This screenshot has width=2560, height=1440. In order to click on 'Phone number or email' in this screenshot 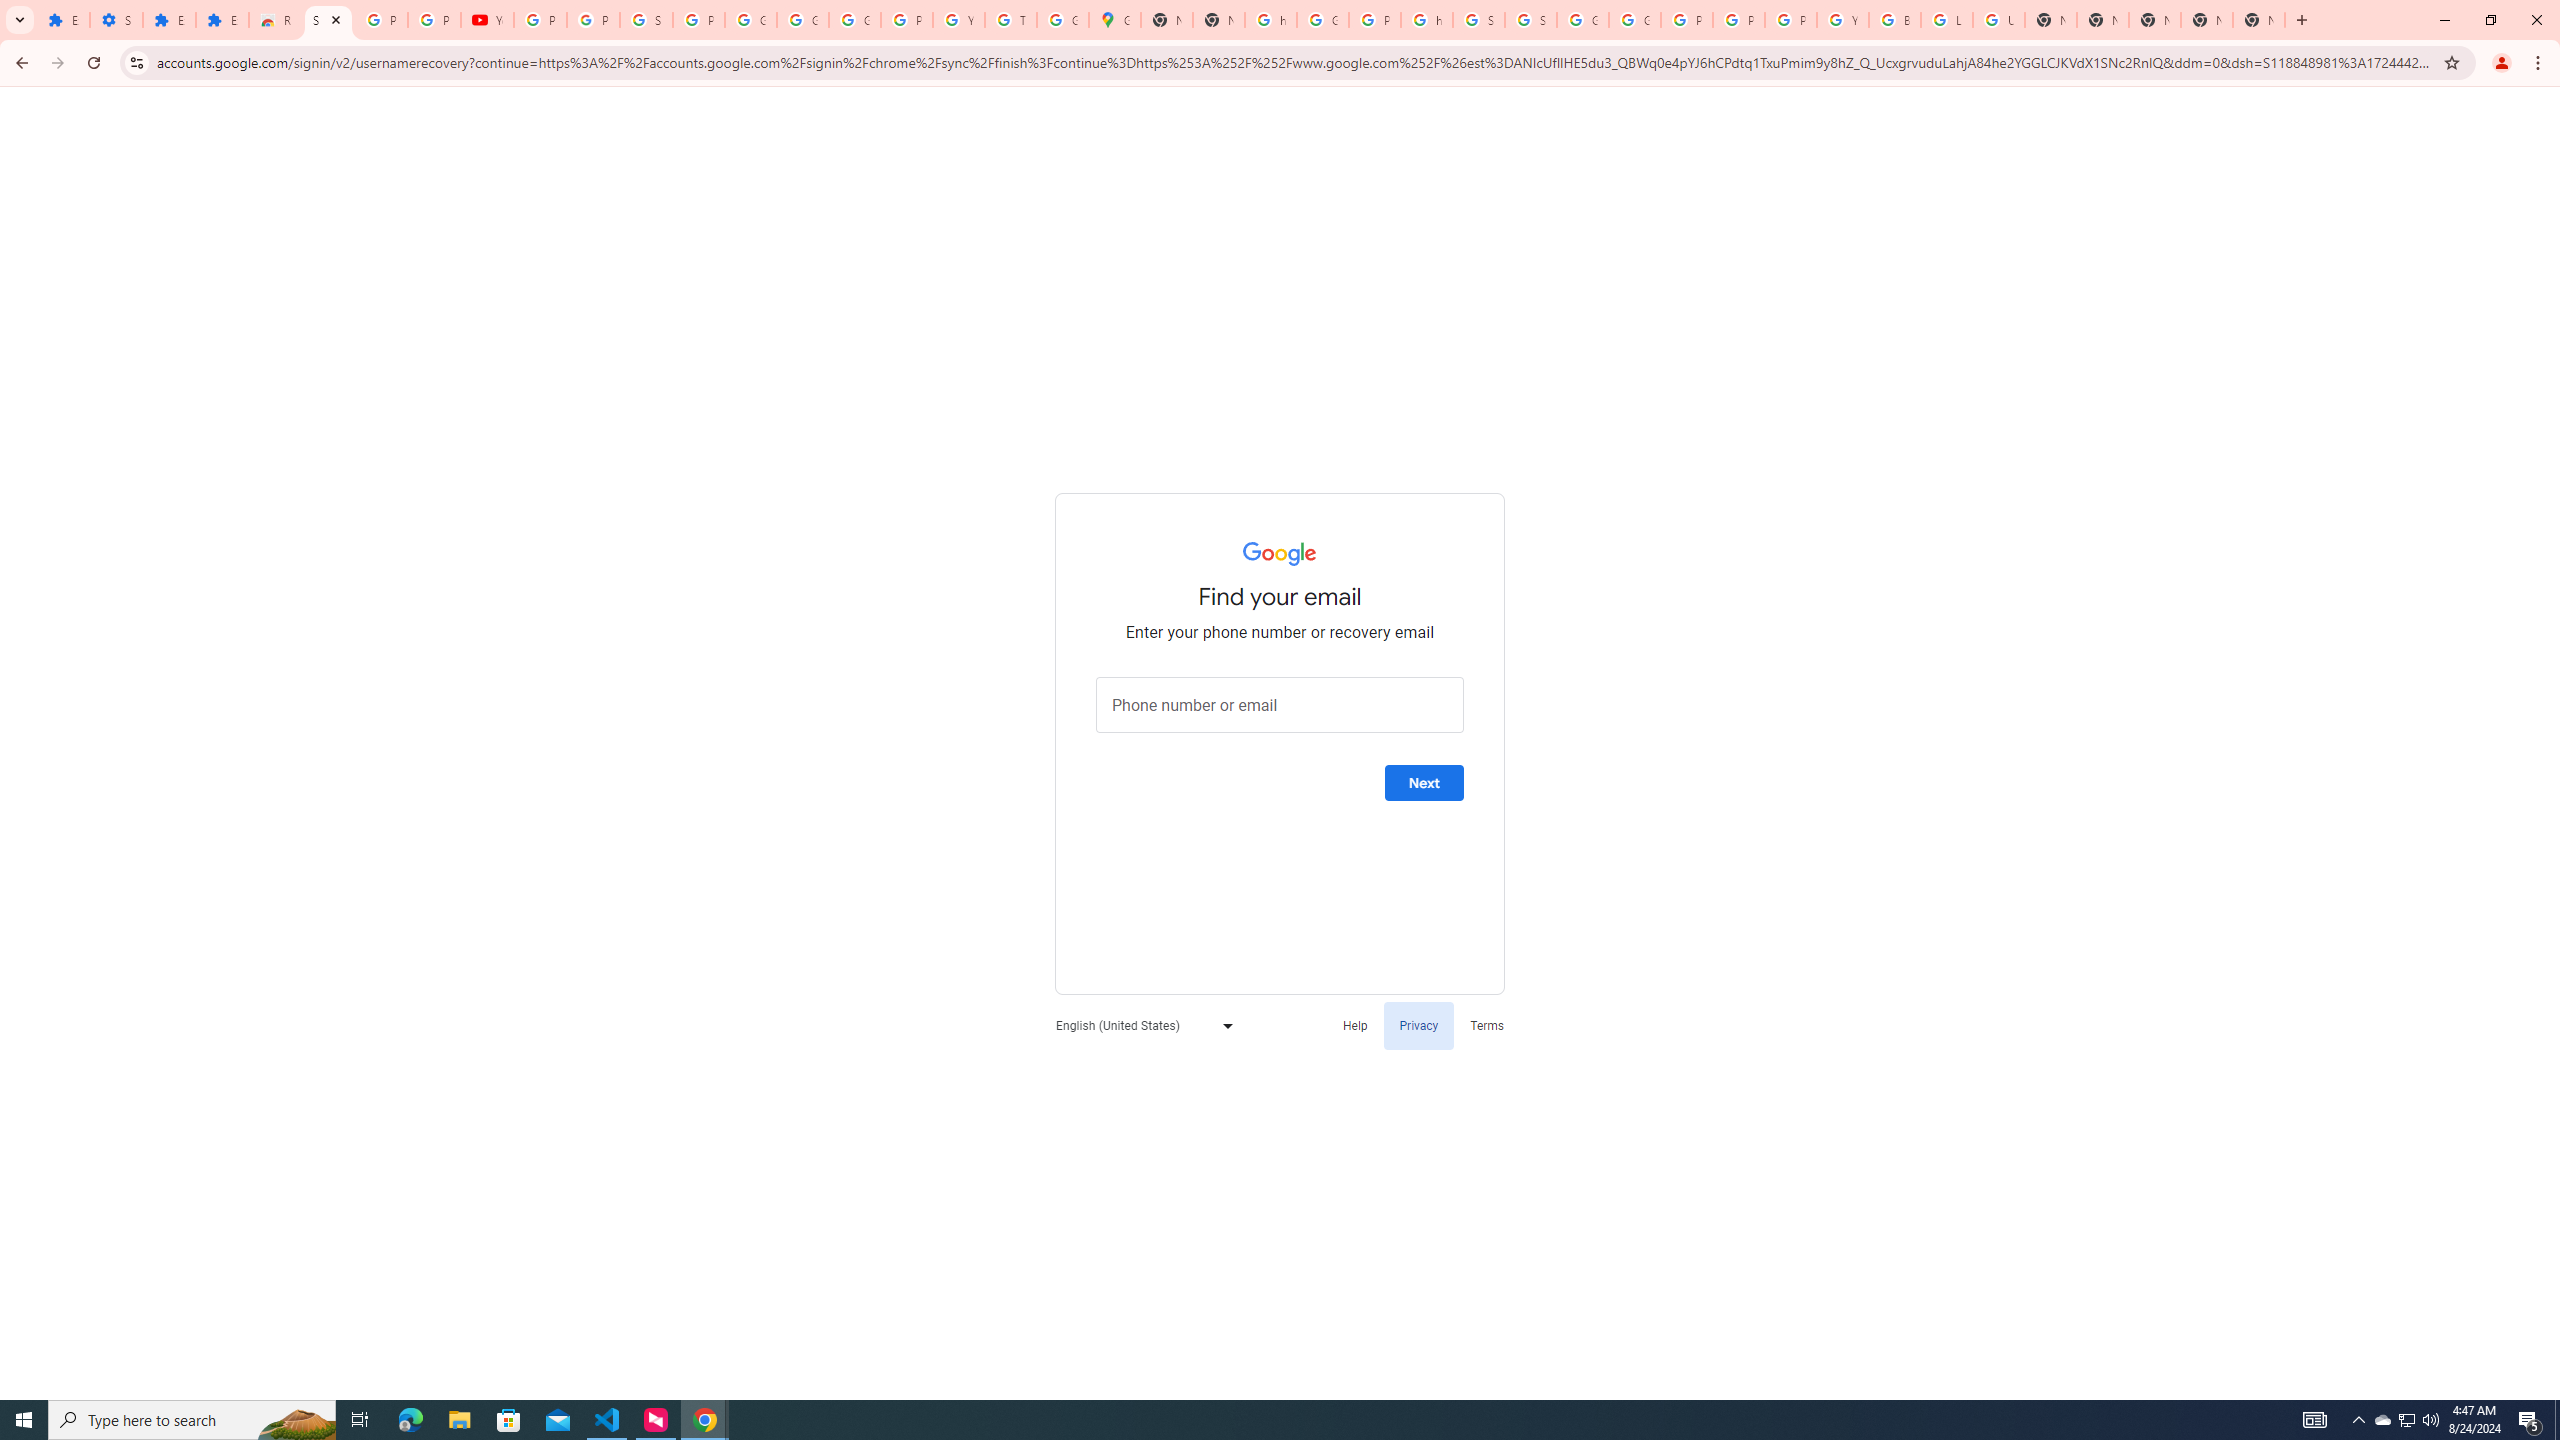, I will do `click(1280, 704)`.